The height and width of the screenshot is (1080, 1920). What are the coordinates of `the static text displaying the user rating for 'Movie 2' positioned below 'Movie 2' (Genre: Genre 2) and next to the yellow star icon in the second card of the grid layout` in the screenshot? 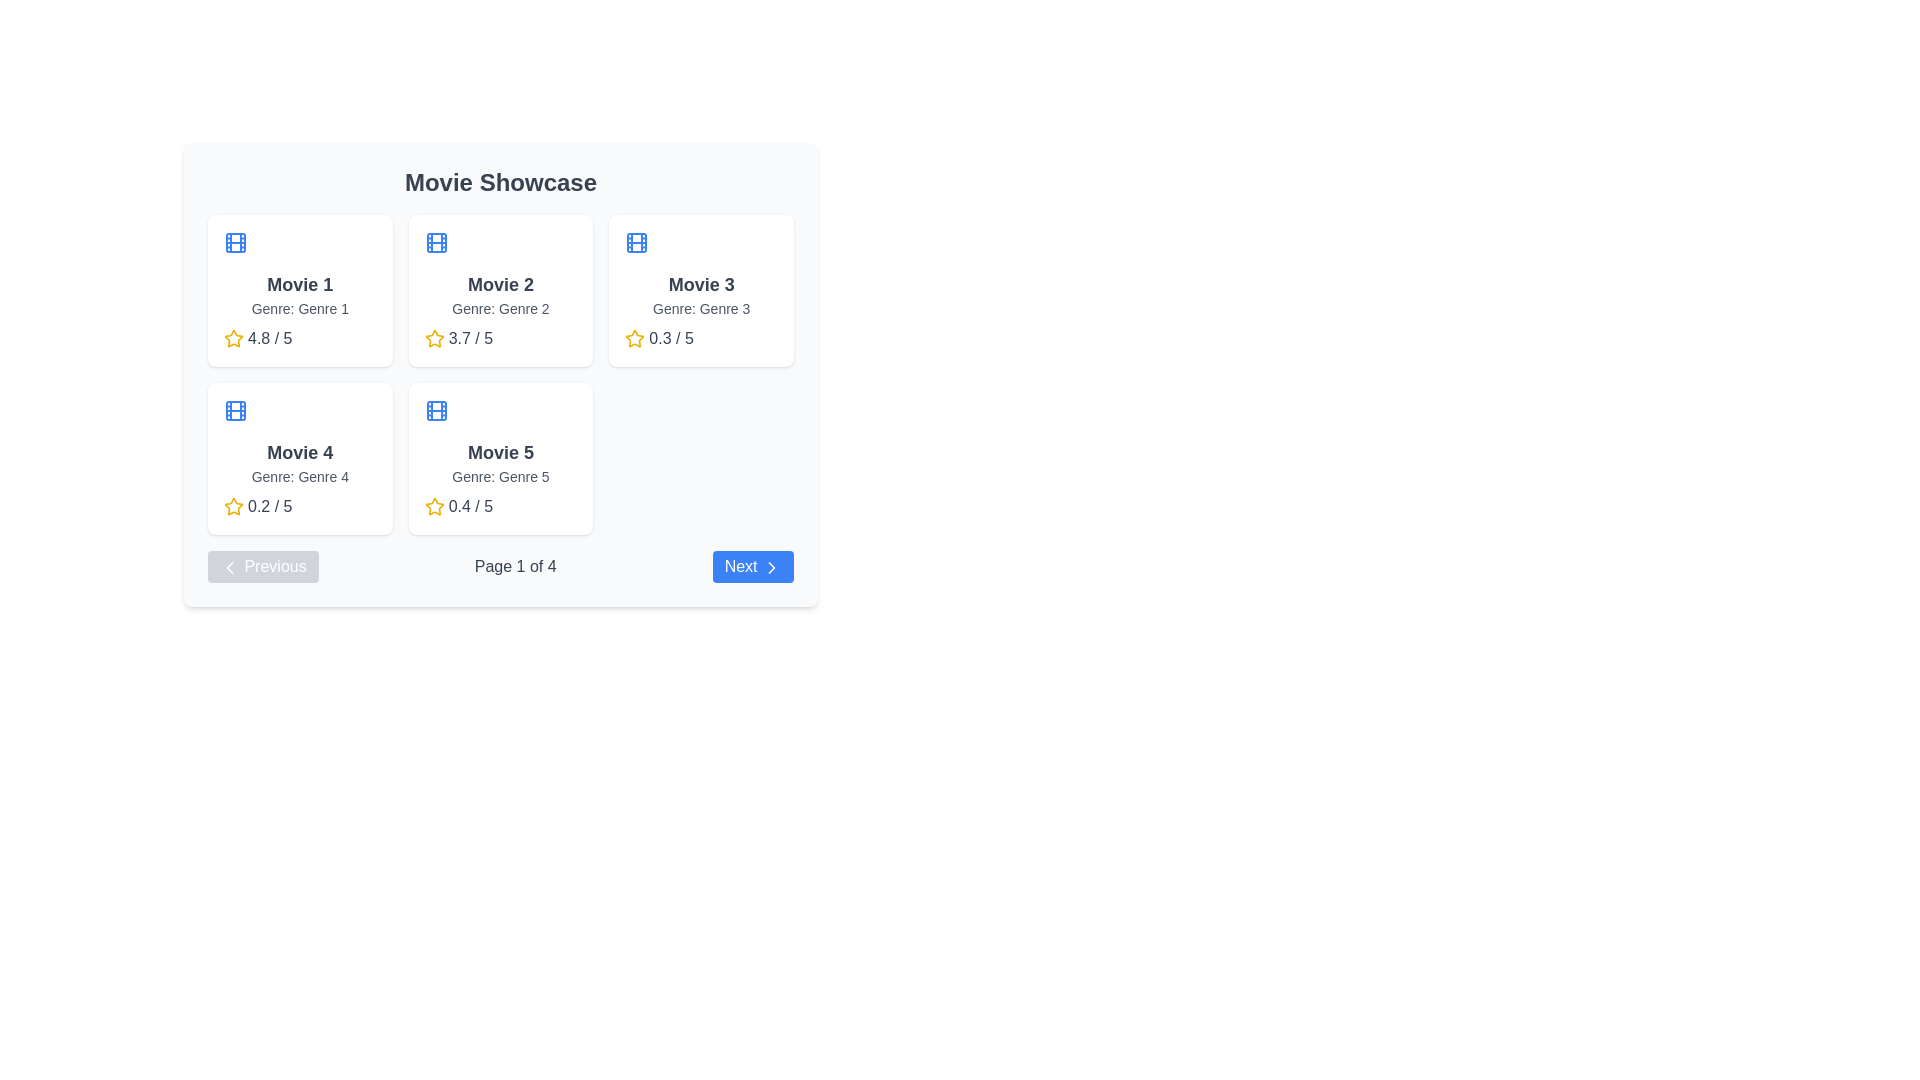 It's located at (469, 338).